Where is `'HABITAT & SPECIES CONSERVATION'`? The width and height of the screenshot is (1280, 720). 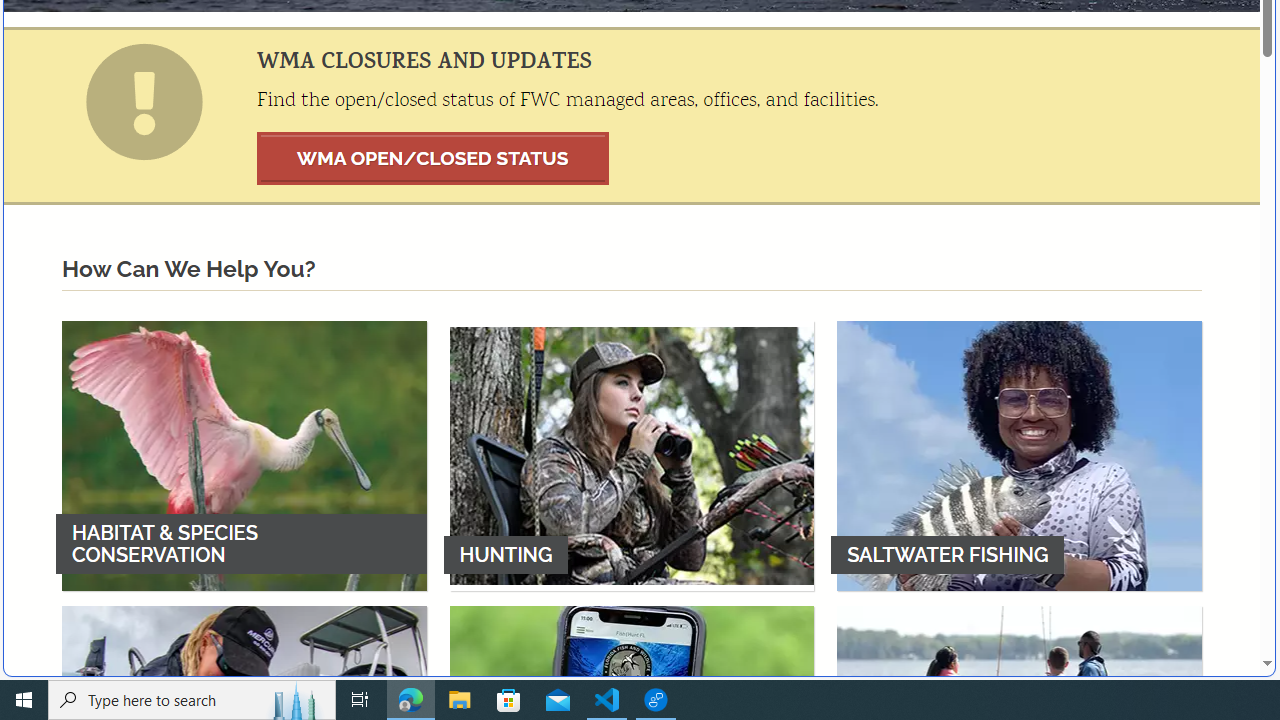 'HABITAT & SPECIES CONSERVATION' is located at coordinates (243, 455).